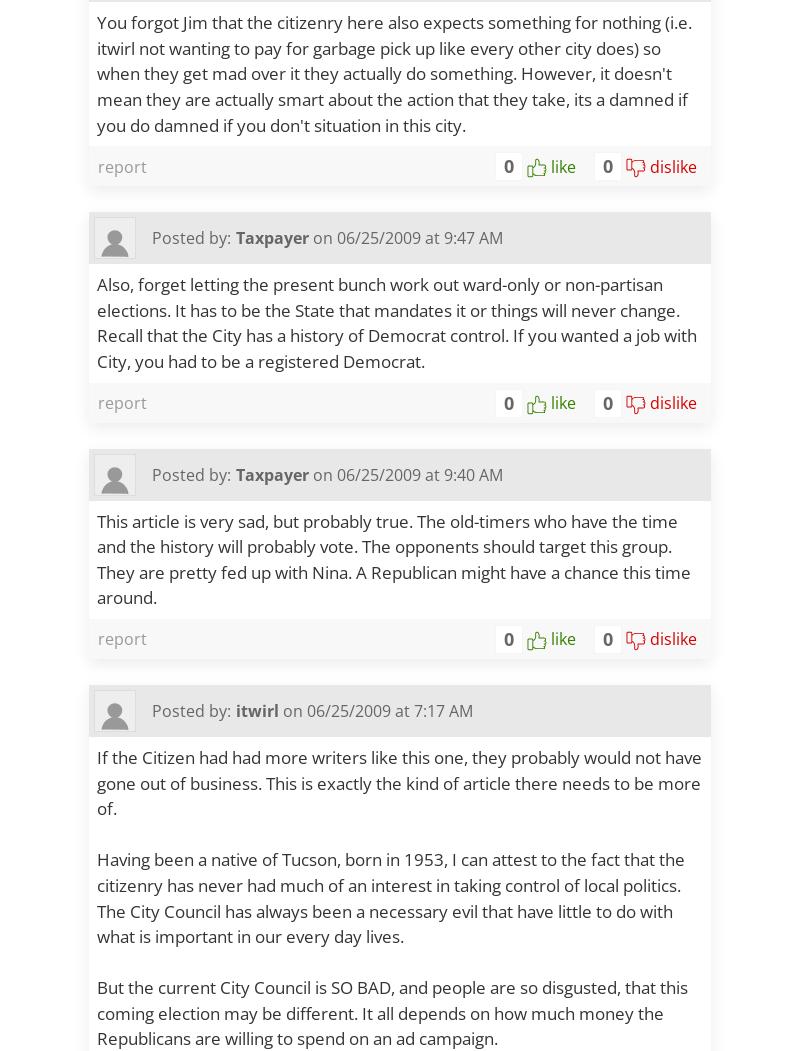 The height and width of the screenshot is (1051, 800). What do you see at coordinates (420, 473) in the screenshot?
I see `'06/25/2009 at 9:40 AM'` at bounding box center [420, 473].